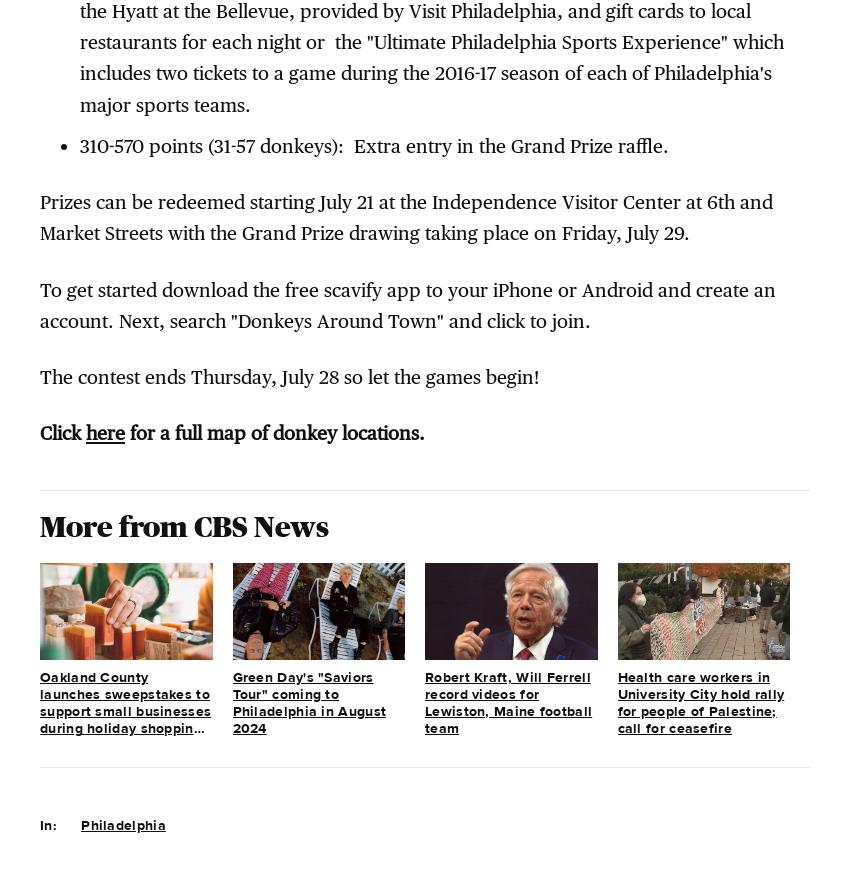  Describe the element at coordinates (124, 711) in the screenshot. I see `'Oakland County launches sweepstakes to support small businesses during holiday shopping season'` at that location.